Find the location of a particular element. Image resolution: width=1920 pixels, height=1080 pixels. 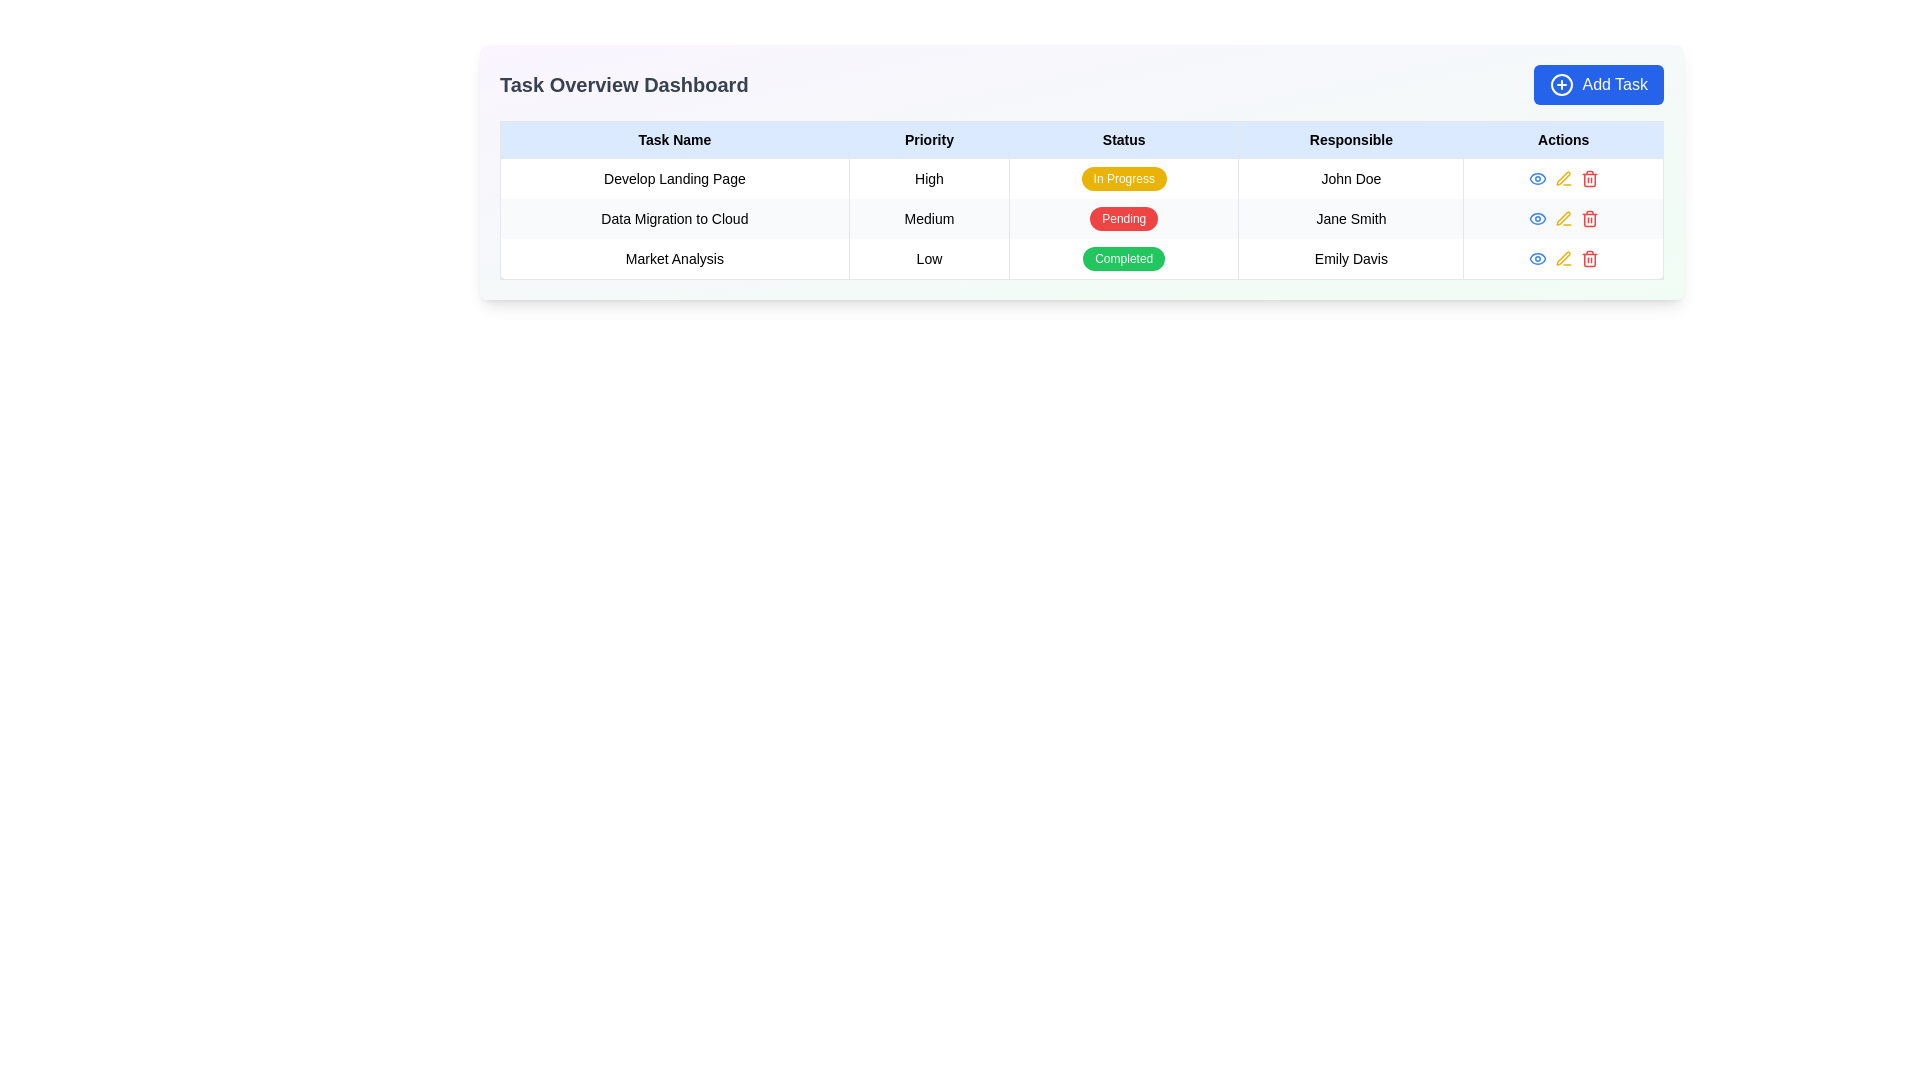

the text label displaying 'Emily Davis', located in the last column of the 'Market Analysis' row in the 'Responsible' section of the table is located at coordinates (1351, 258).